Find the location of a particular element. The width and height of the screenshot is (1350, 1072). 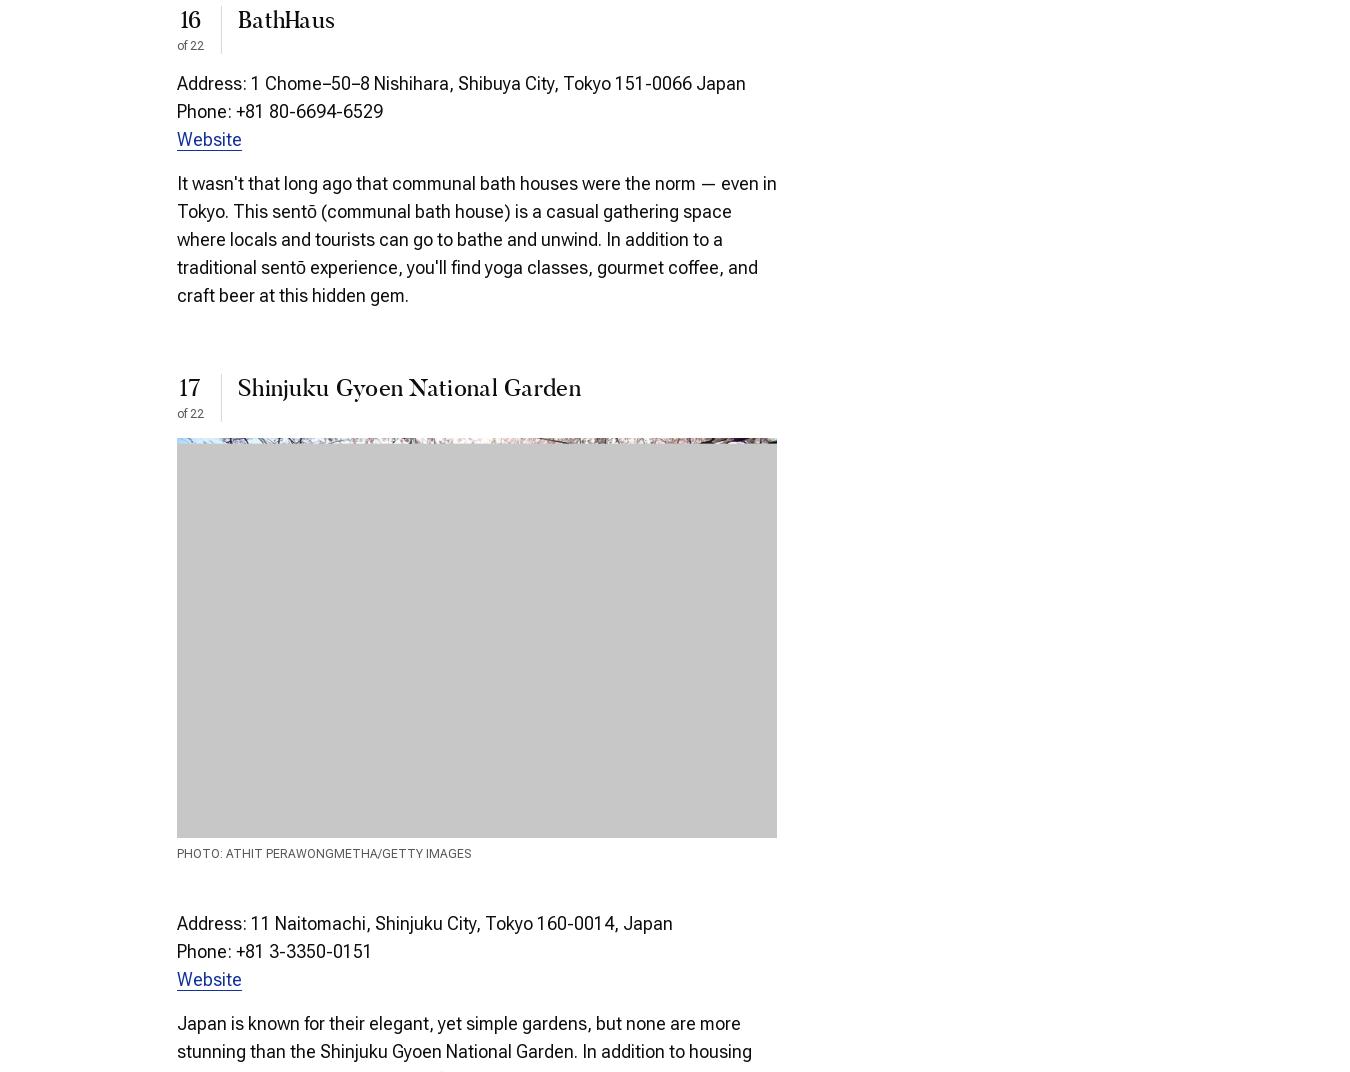

'17' is located at coordinates (179, 389).